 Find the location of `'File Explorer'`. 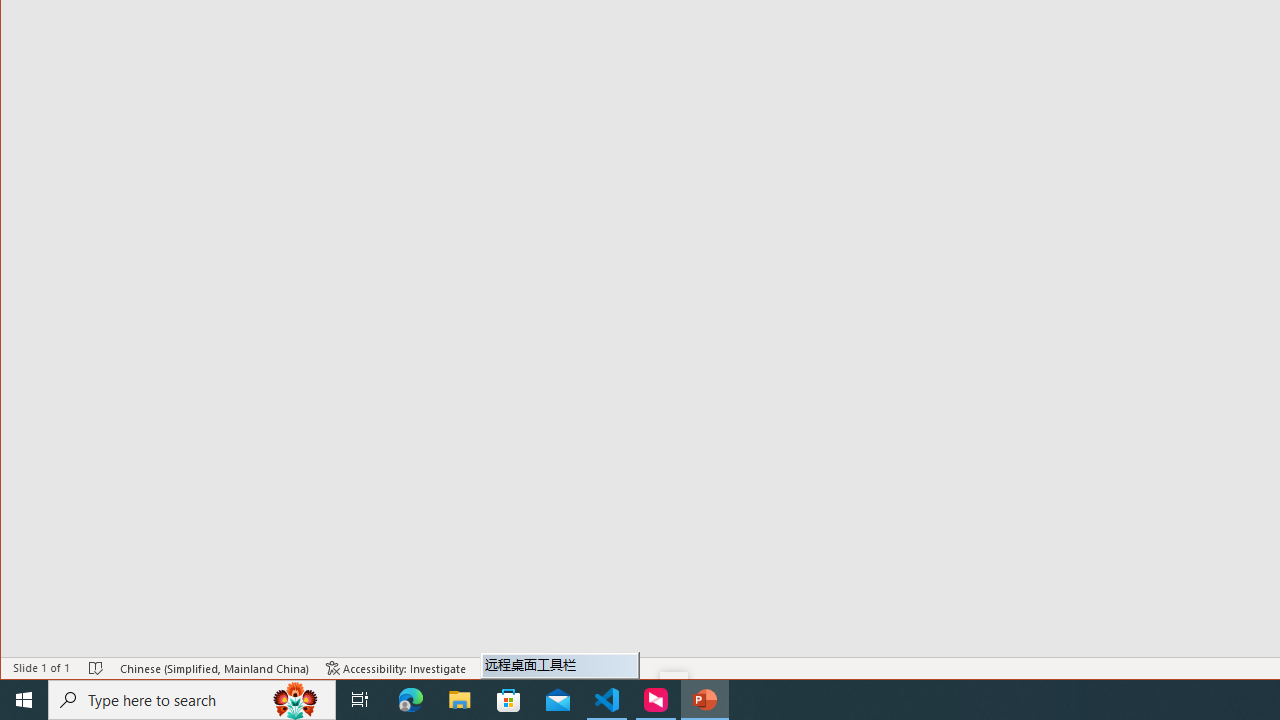

'File Explorer' is located at coordinates (459, 698).